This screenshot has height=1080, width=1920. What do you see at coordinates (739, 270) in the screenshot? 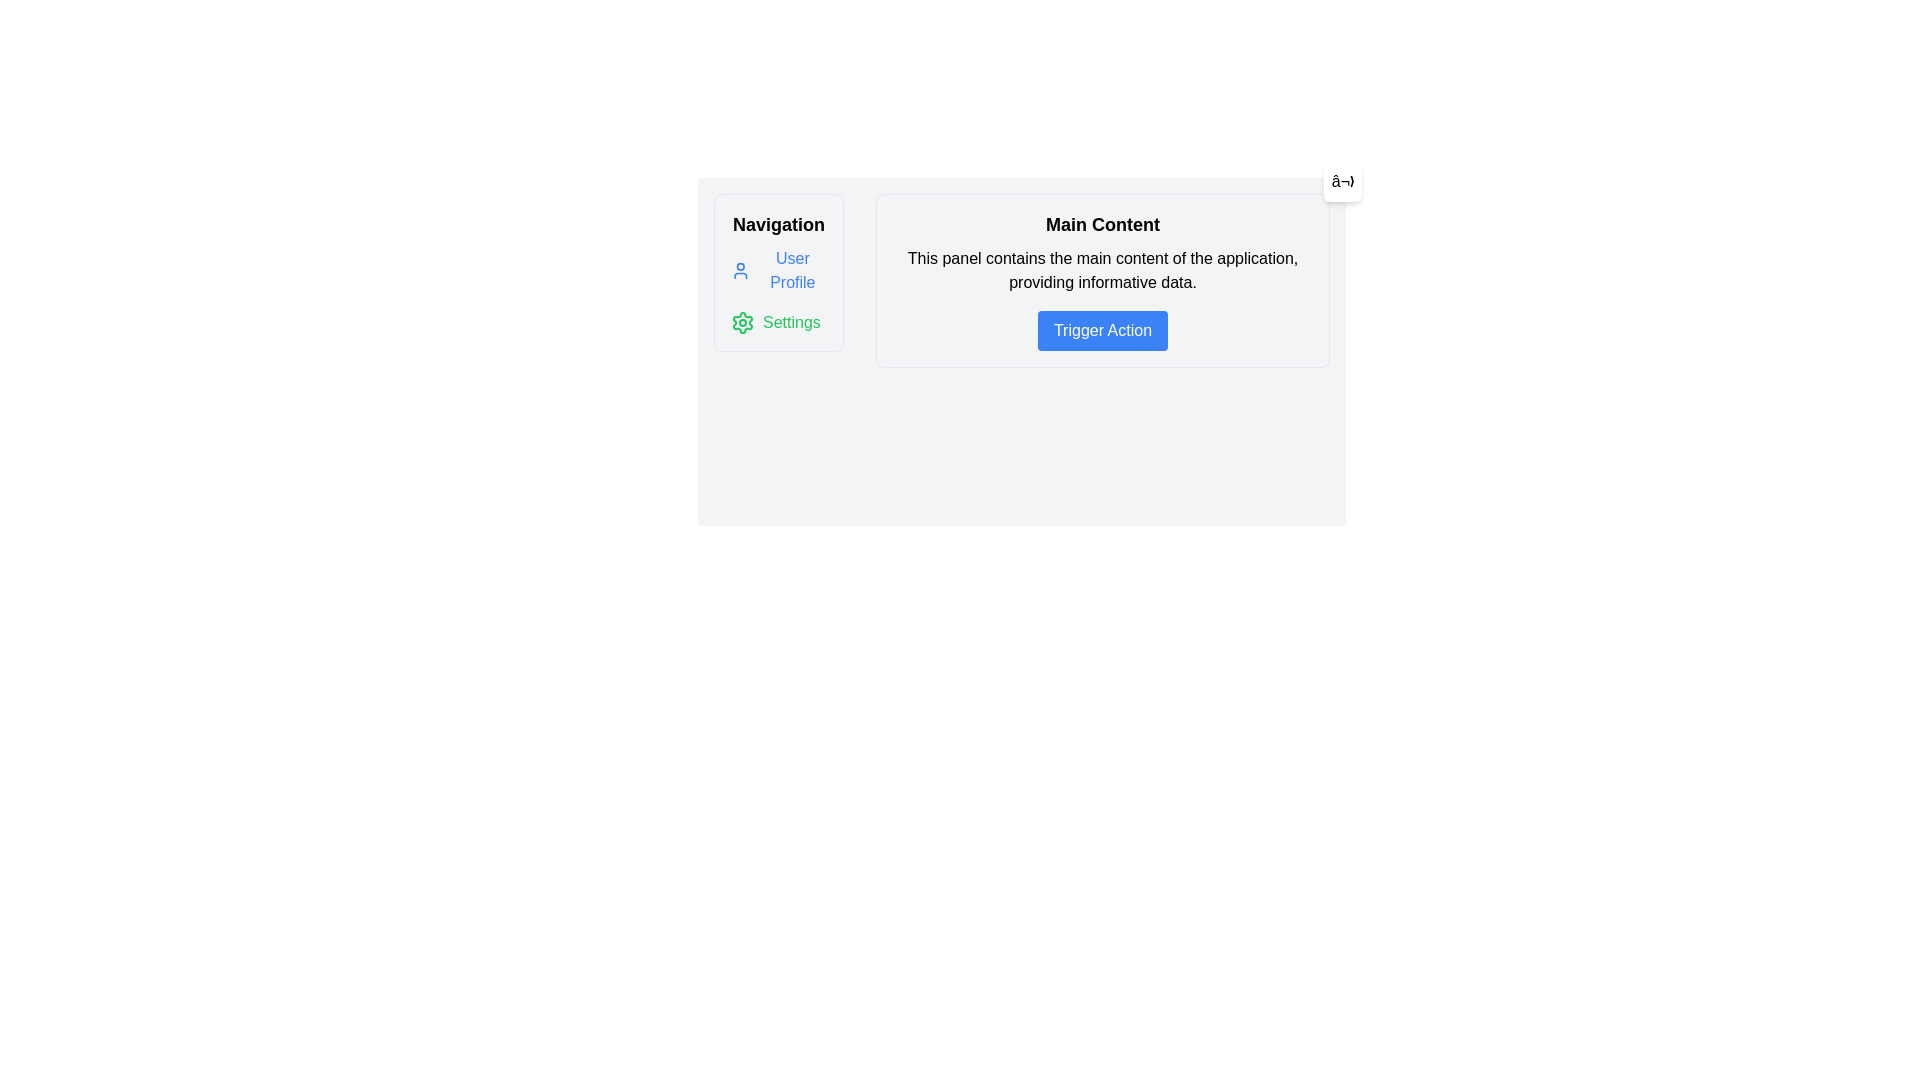
I see `the profile icon with a blue outline located in the navigation panel on the far left, directly above the 'User Profile' text` at bounding box center [739, 270].